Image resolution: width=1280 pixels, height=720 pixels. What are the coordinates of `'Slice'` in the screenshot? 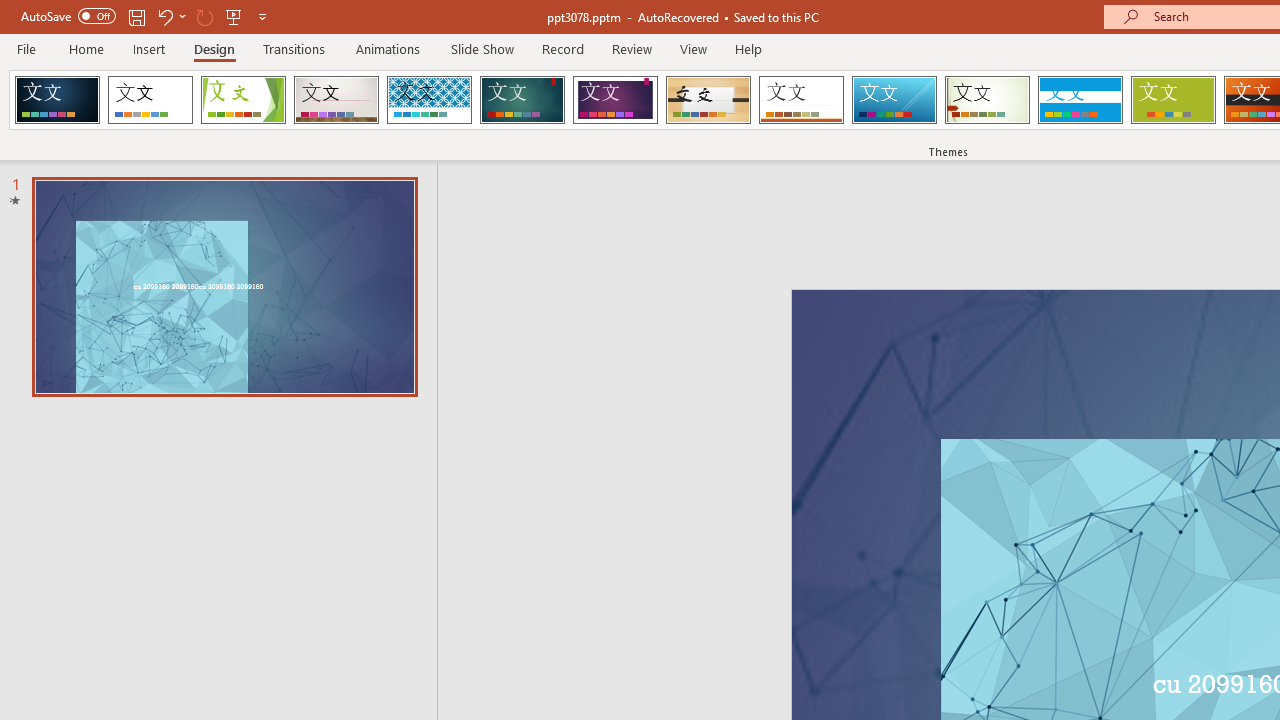 It's located at (893, 100).